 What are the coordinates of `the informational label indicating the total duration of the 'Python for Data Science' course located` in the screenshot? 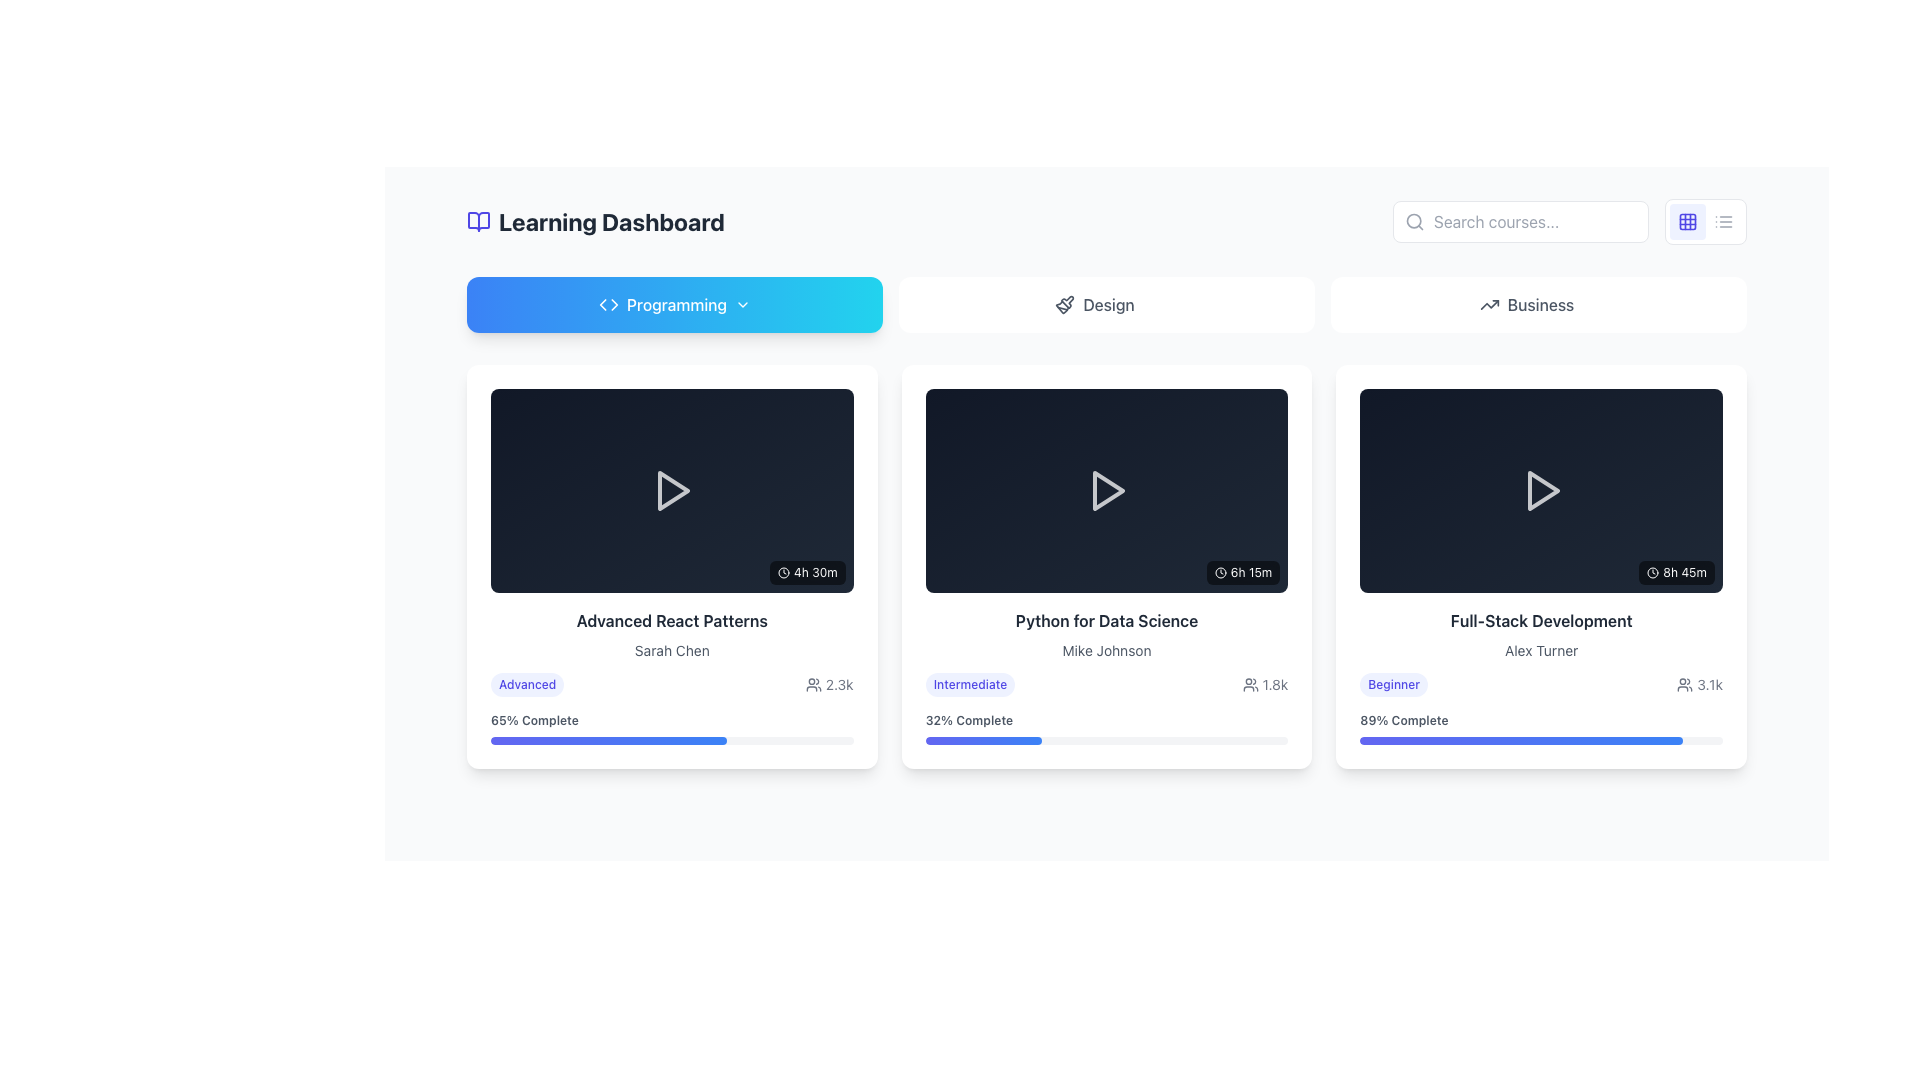 It's located at (1242, 573).